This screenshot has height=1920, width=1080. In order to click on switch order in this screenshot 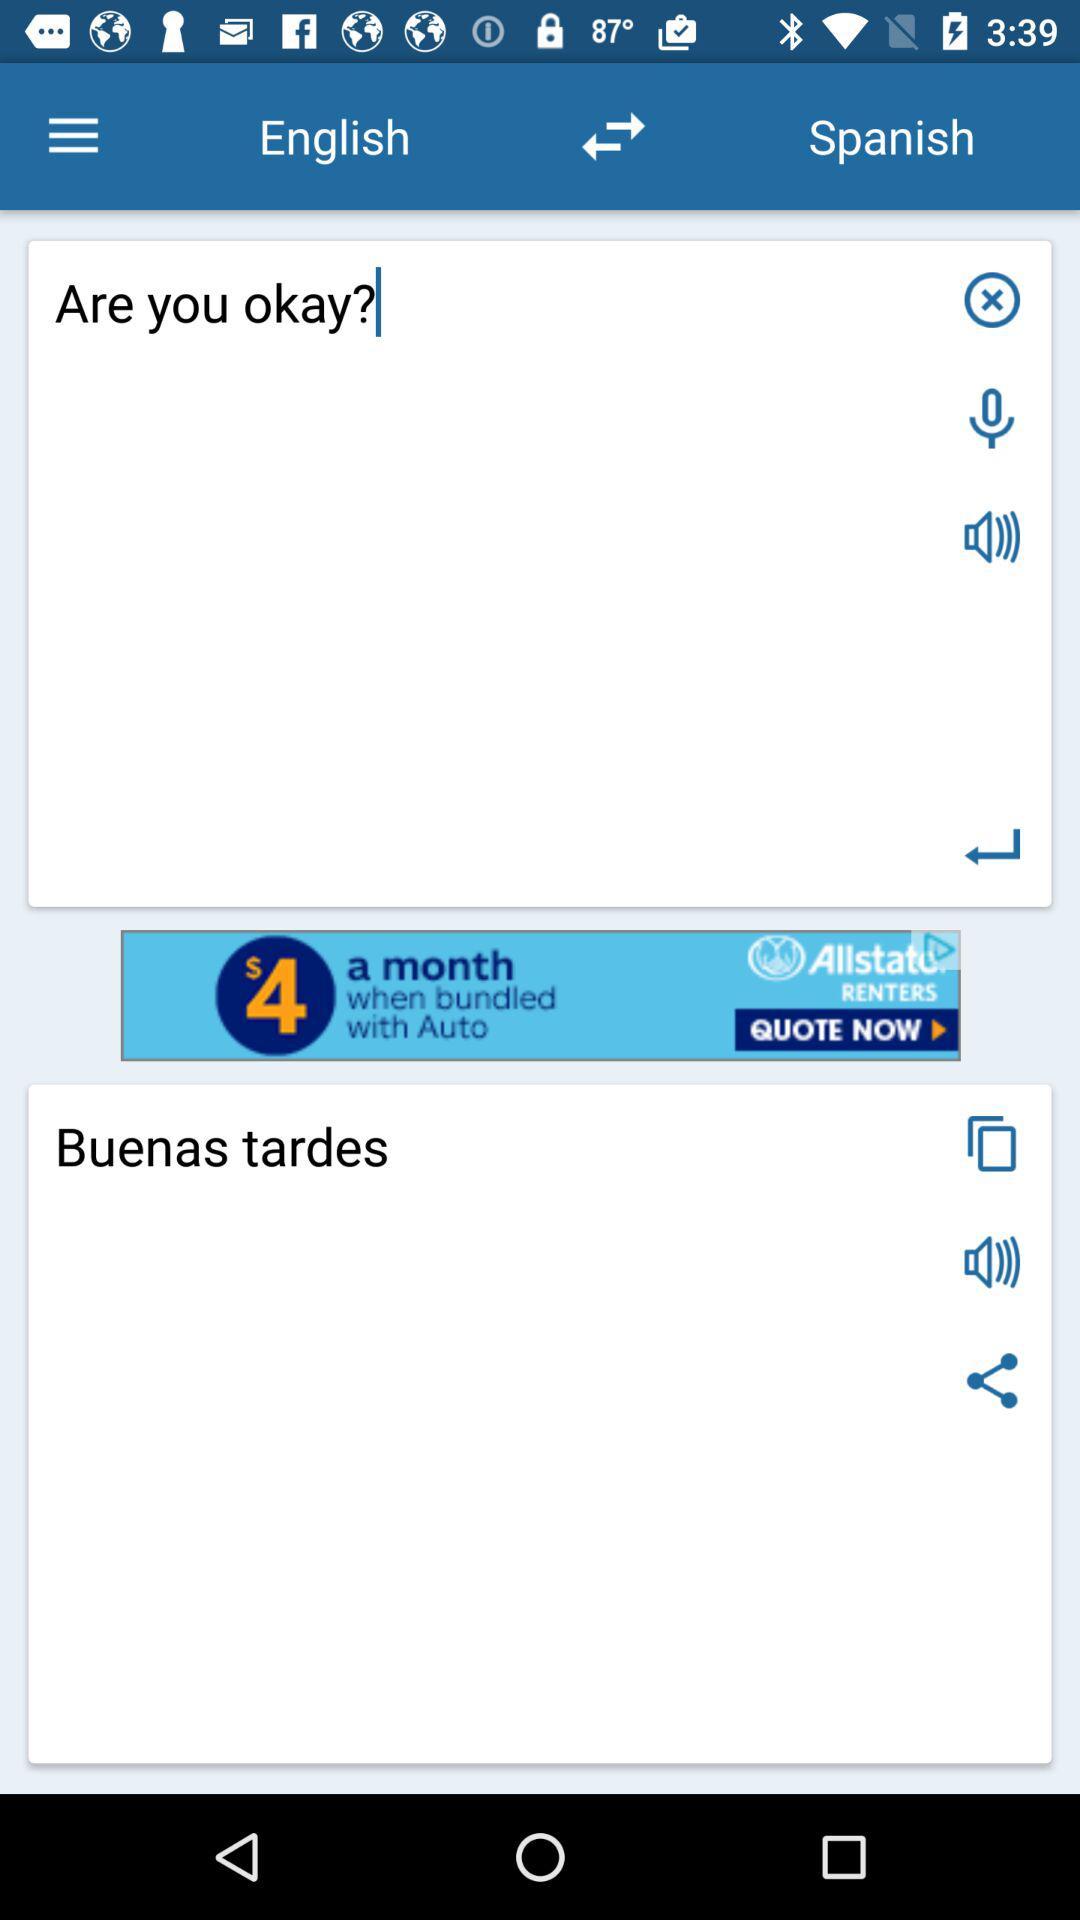, I will do `click(612, 135)`.